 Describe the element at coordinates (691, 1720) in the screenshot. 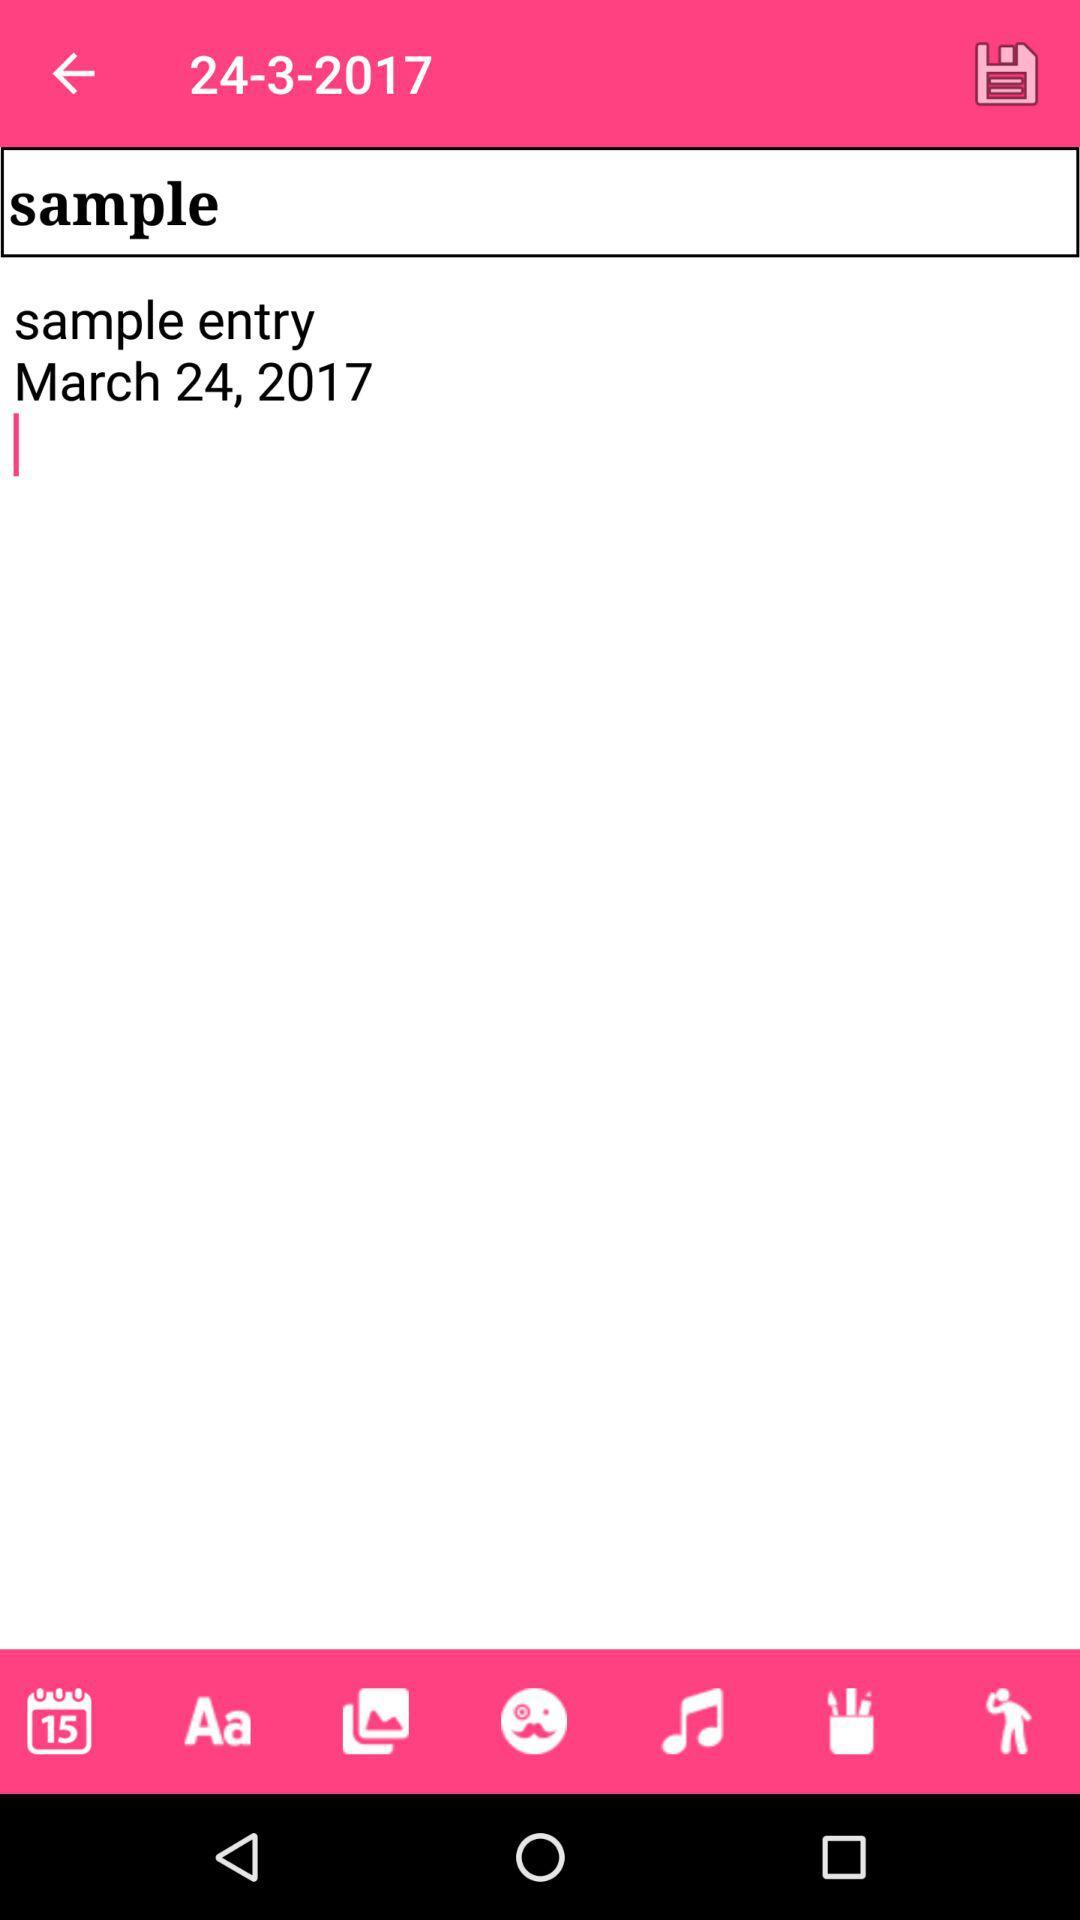

I see `the item below the sample entry march item` at that location.